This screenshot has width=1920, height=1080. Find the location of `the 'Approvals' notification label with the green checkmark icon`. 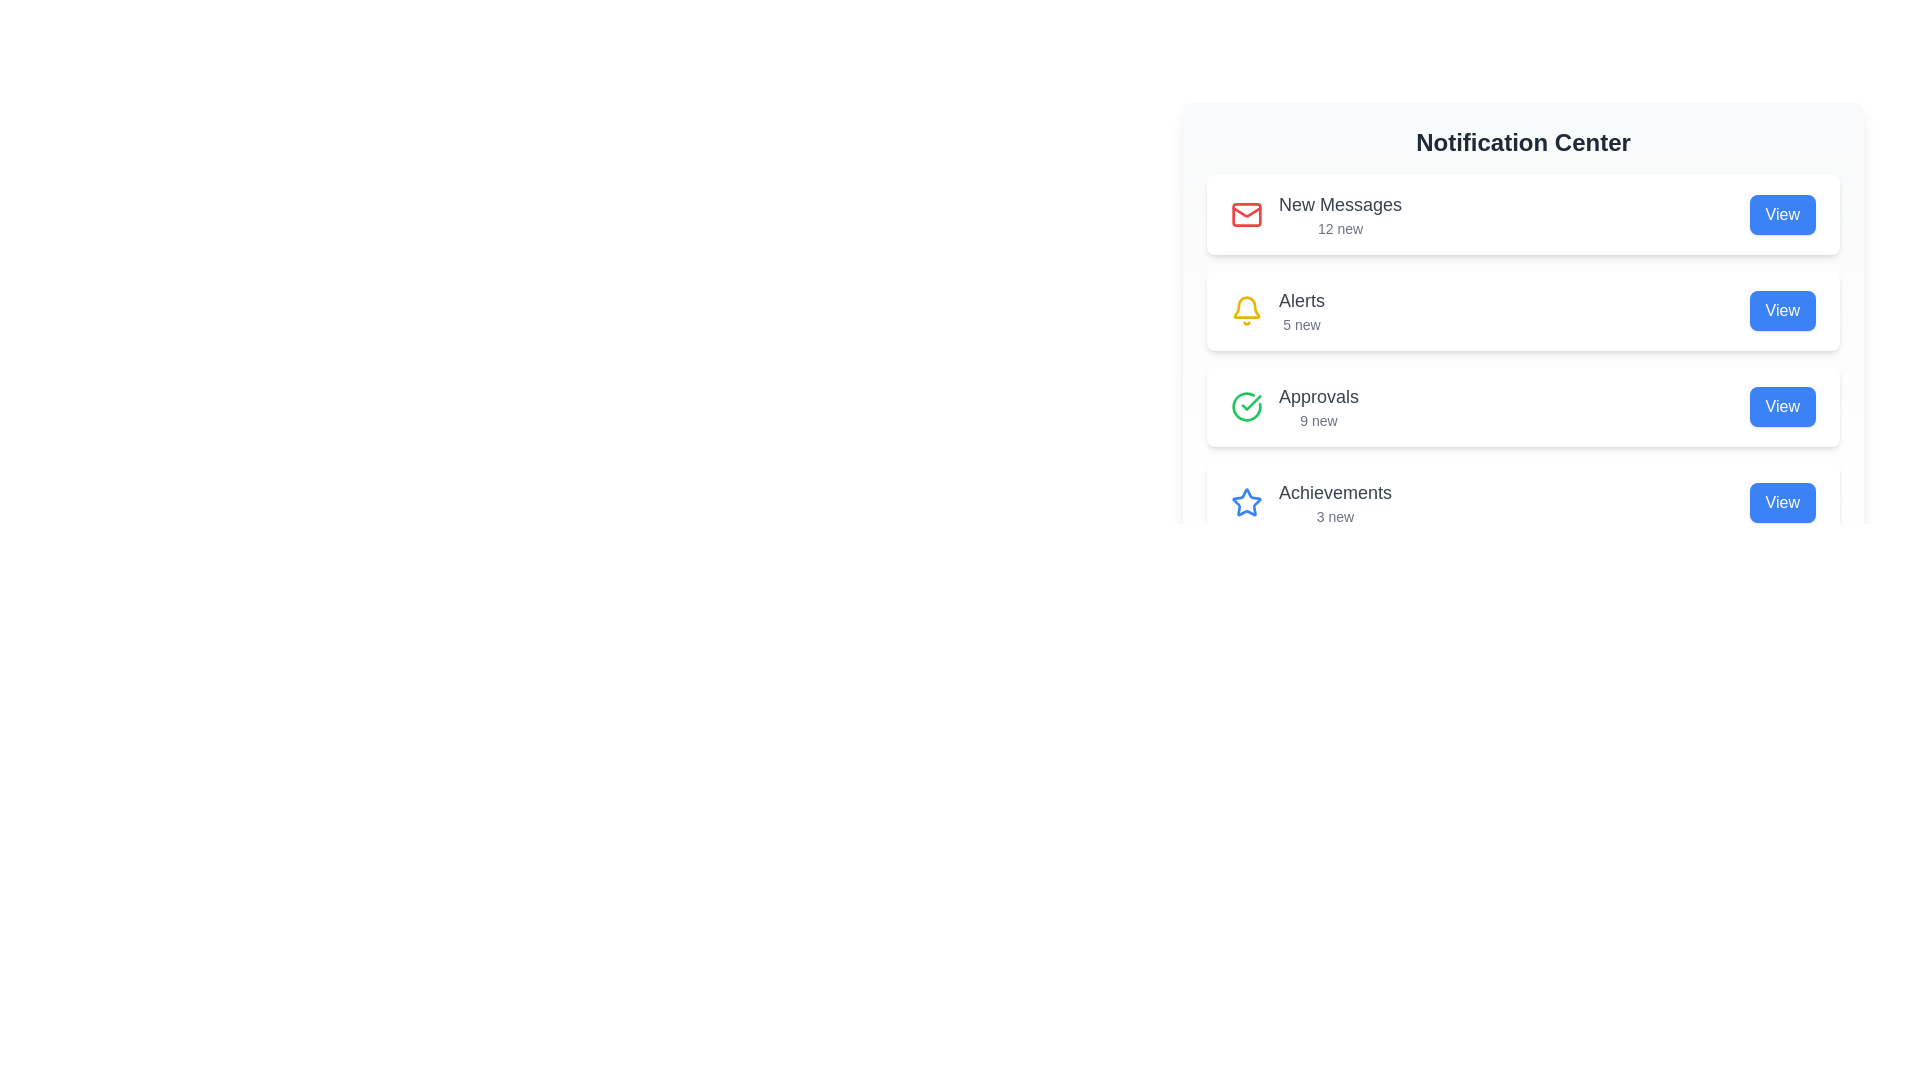

the 'Approvals' notification label with the green checkmark icon is located at coordinates (1295, 406).